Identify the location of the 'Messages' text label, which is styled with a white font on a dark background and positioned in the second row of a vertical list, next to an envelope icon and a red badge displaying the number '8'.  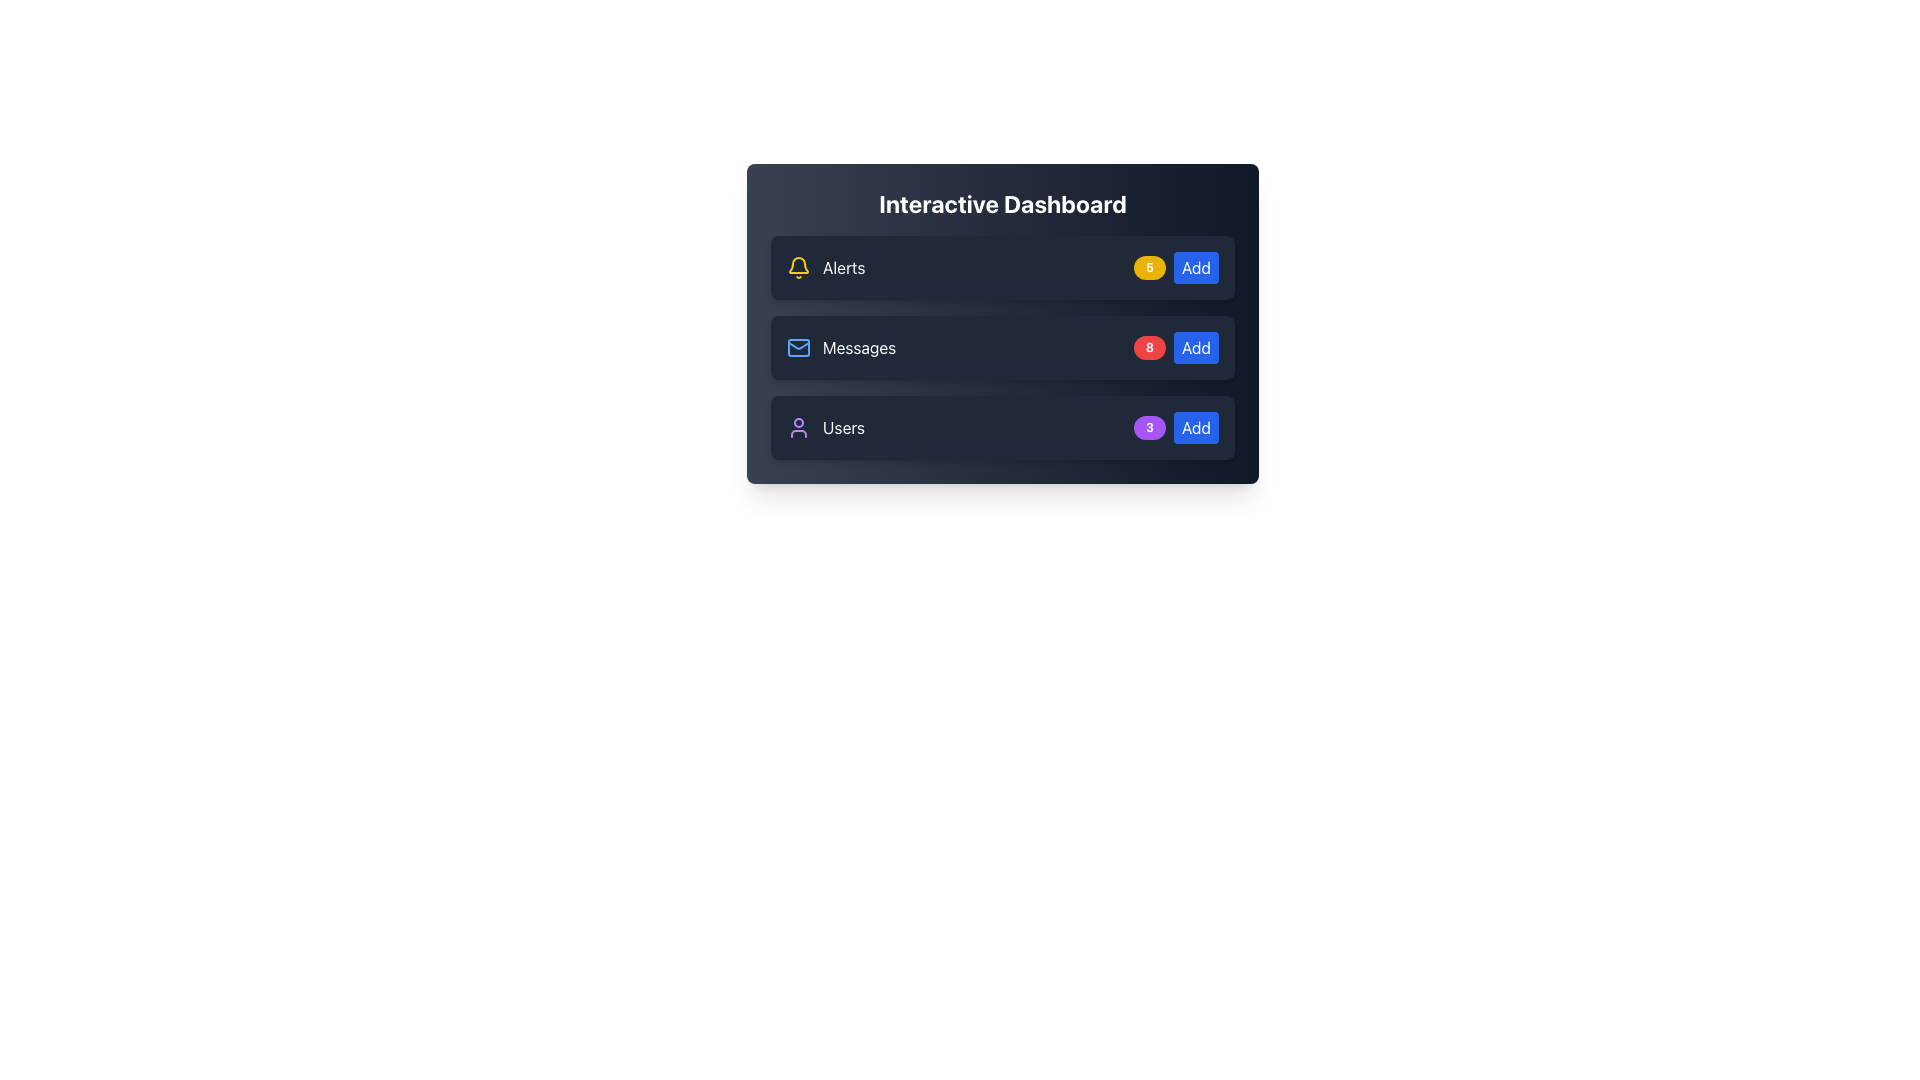
(859, 346).